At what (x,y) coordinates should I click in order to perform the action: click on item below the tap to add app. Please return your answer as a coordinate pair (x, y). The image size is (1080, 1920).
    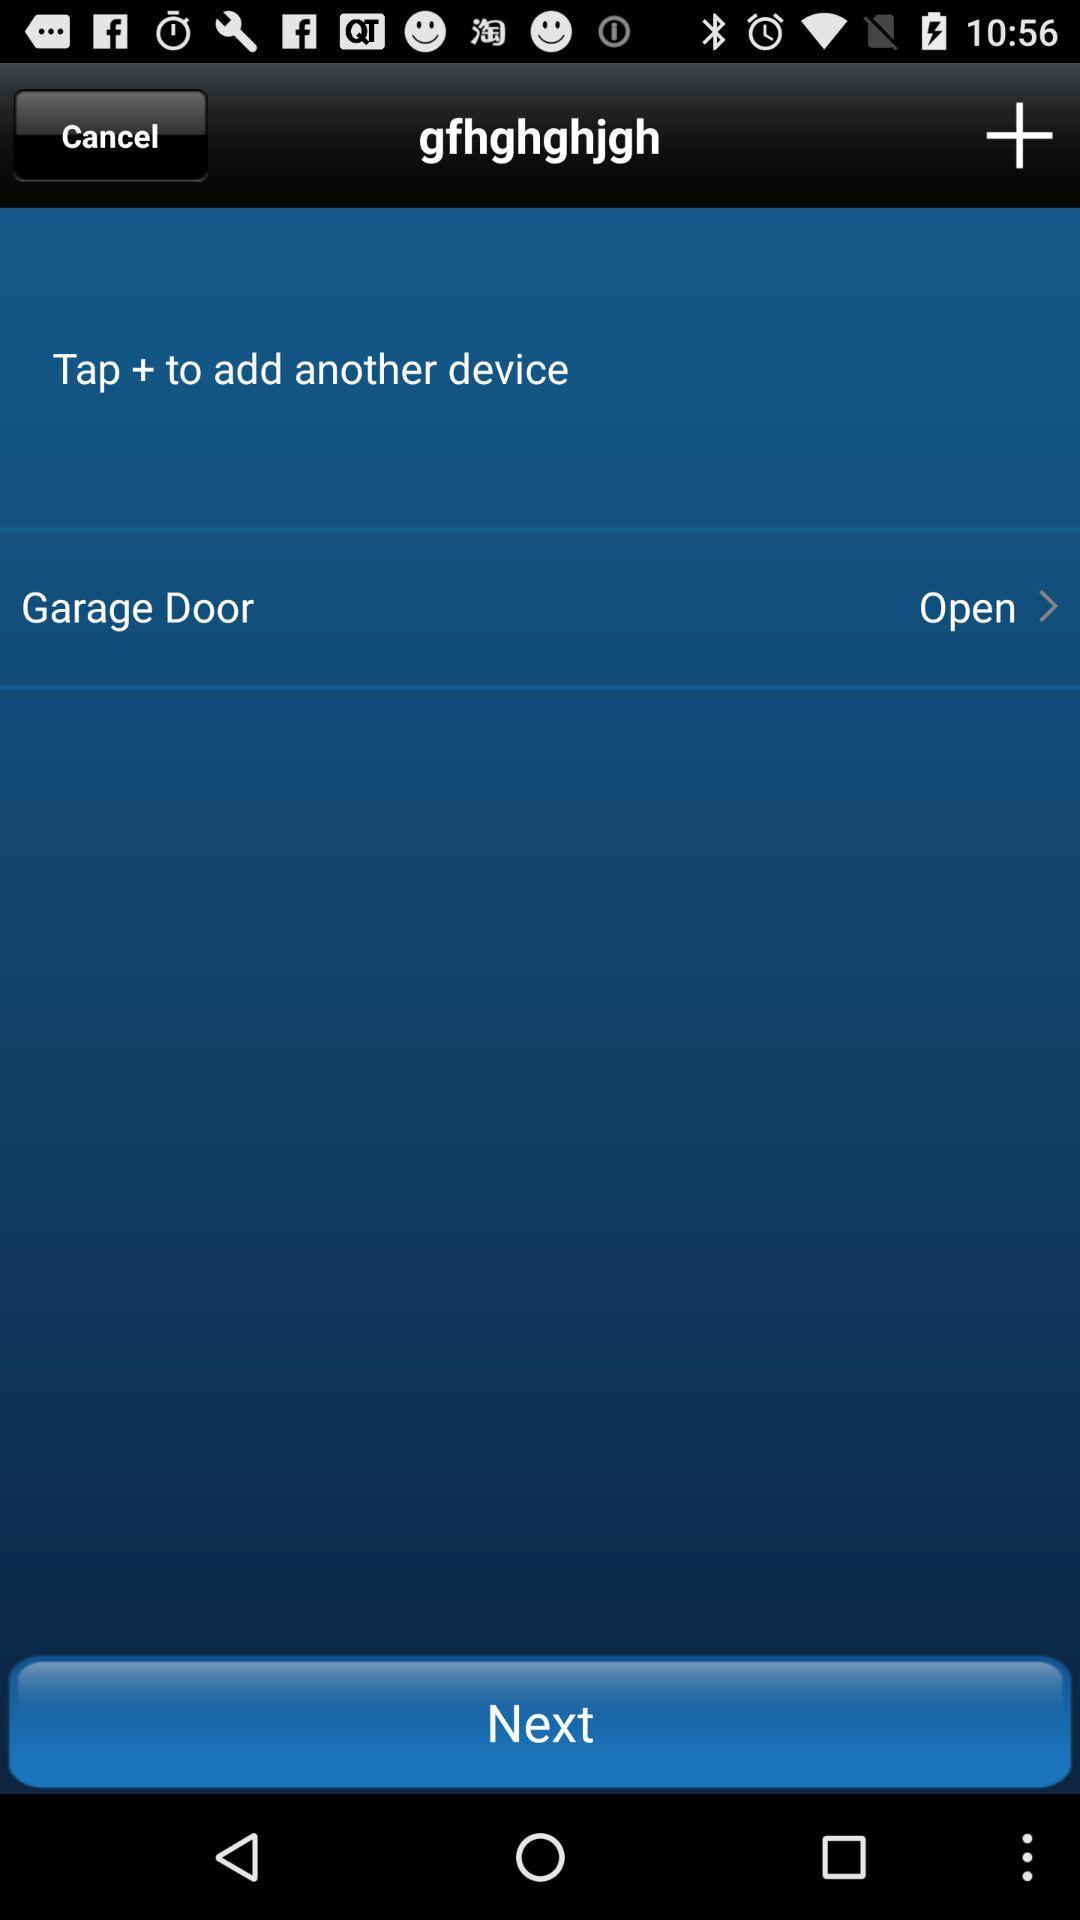
    Looking at the image, I should click on (452, 604).